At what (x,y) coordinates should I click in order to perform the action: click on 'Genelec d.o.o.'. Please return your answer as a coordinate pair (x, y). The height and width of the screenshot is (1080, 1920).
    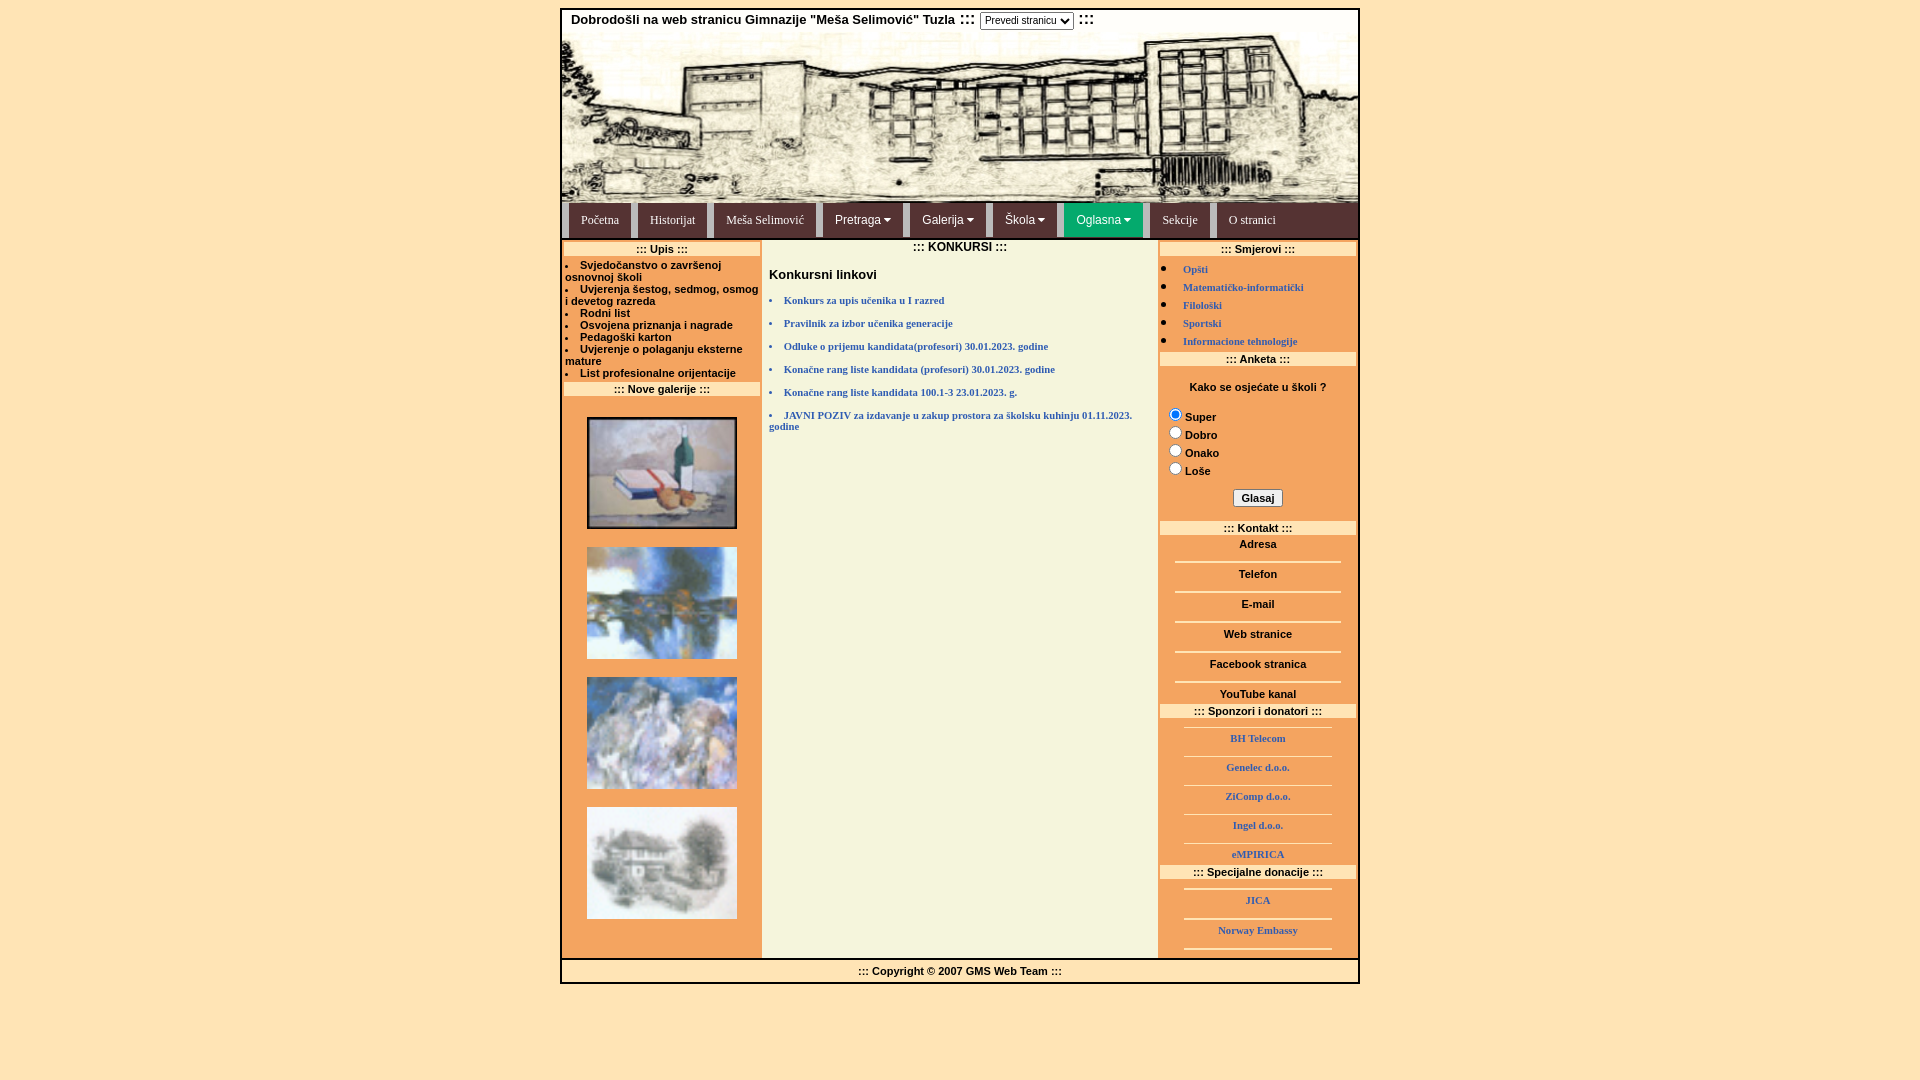
    Looking at the image, I should click on (1256, 766).